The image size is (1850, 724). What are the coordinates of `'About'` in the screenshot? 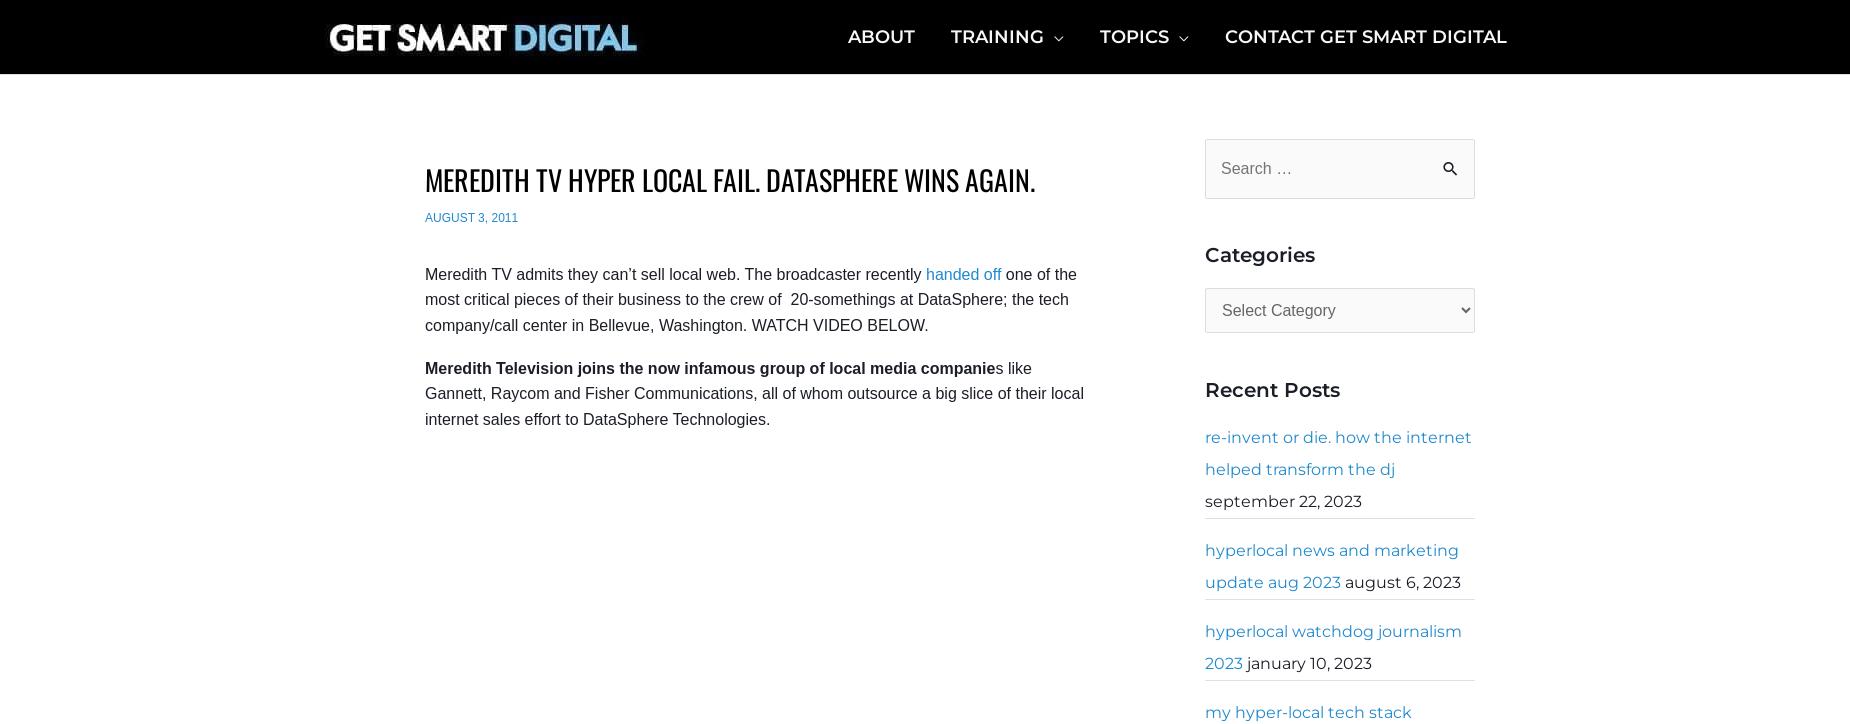 It's located at (848, 36).